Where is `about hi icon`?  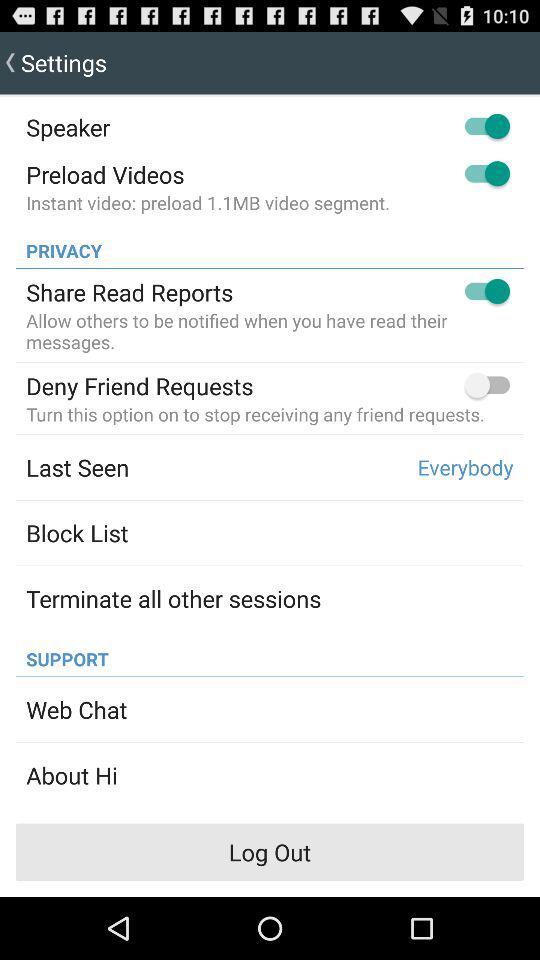 about hi icon is located at coordinates (70, 774).